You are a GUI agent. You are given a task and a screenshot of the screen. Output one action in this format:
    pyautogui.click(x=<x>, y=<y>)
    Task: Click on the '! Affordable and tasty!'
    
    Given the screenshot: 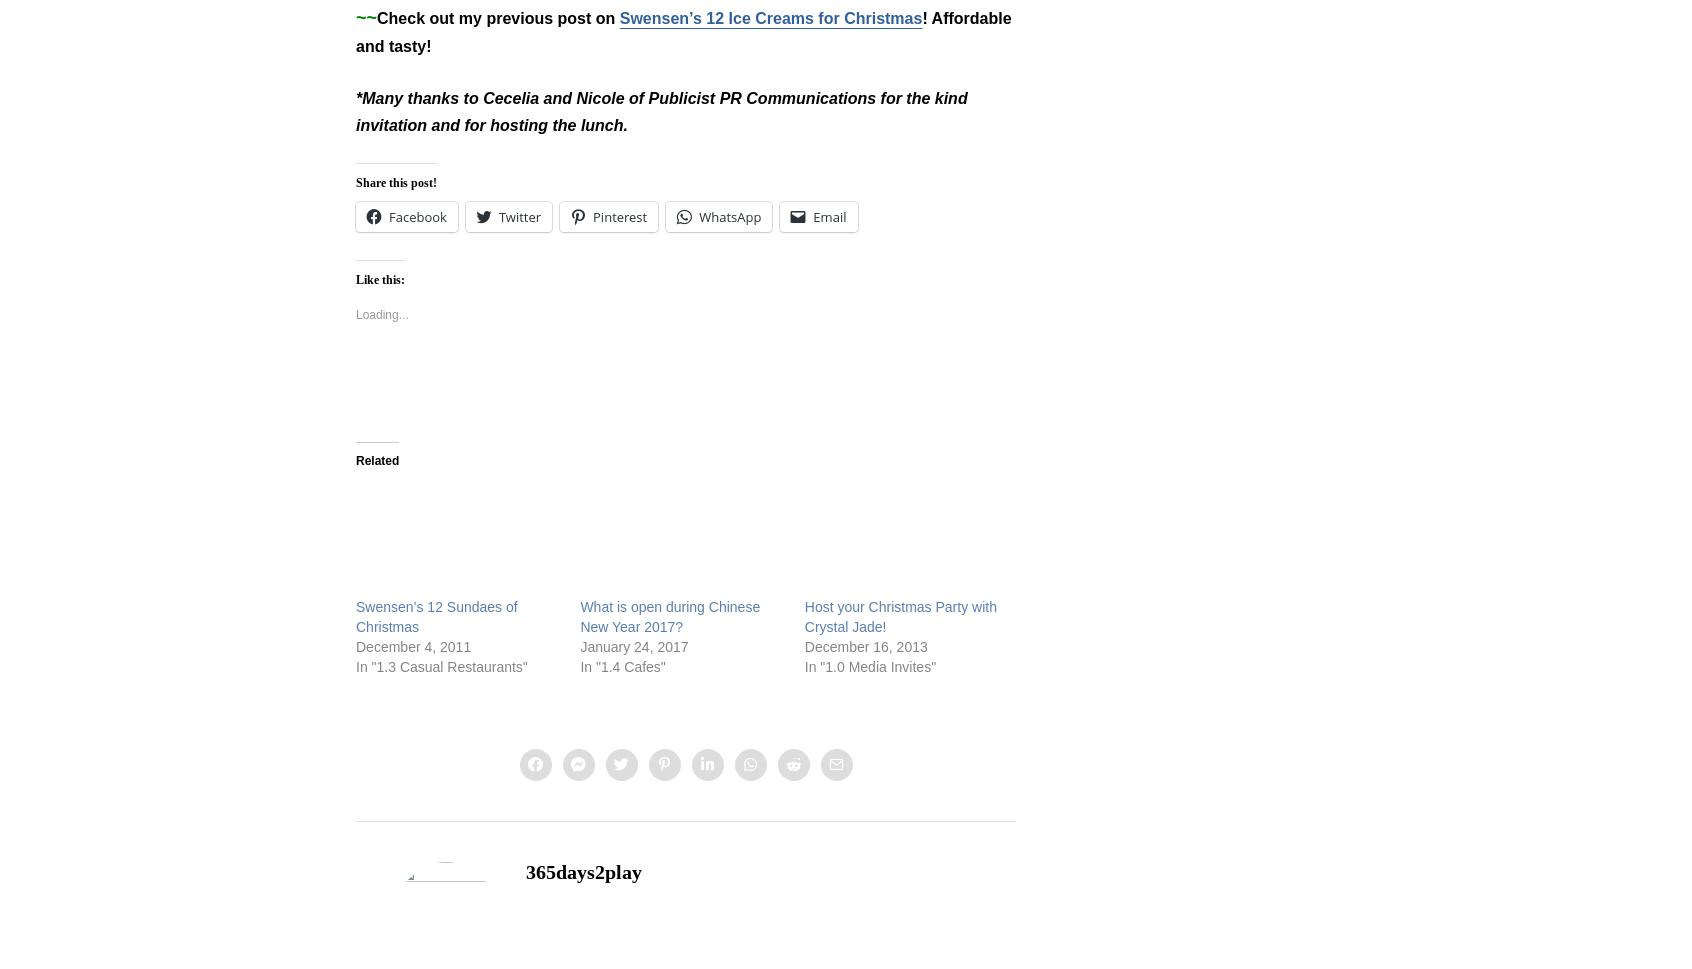 What is the action you would take?
    pyautogui.click(x=355, y=31)
    